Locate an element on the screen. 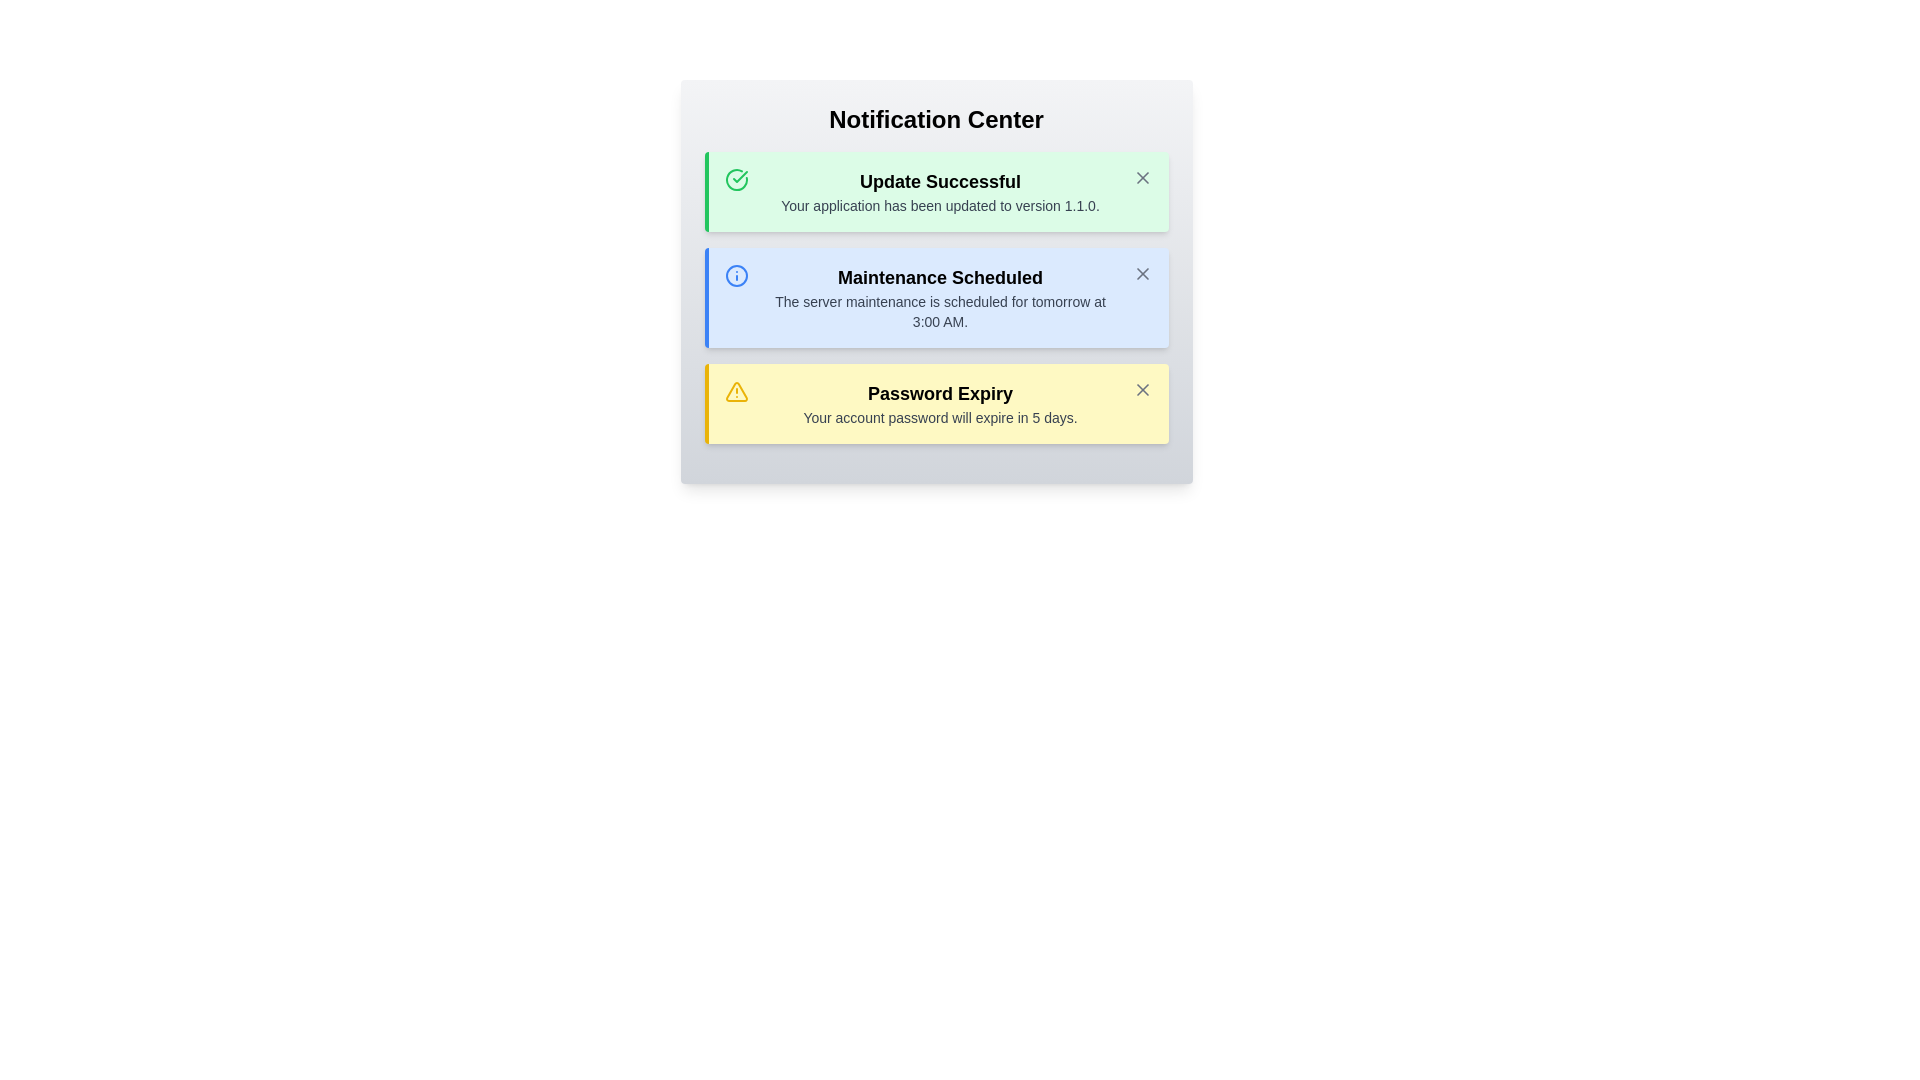 The width and height of the screenshot is (1920, 1080). the header labeled 'Notification Center', which is displayed in a bold and large font at the top of its card-like structure is located at coordinates (935, 119).